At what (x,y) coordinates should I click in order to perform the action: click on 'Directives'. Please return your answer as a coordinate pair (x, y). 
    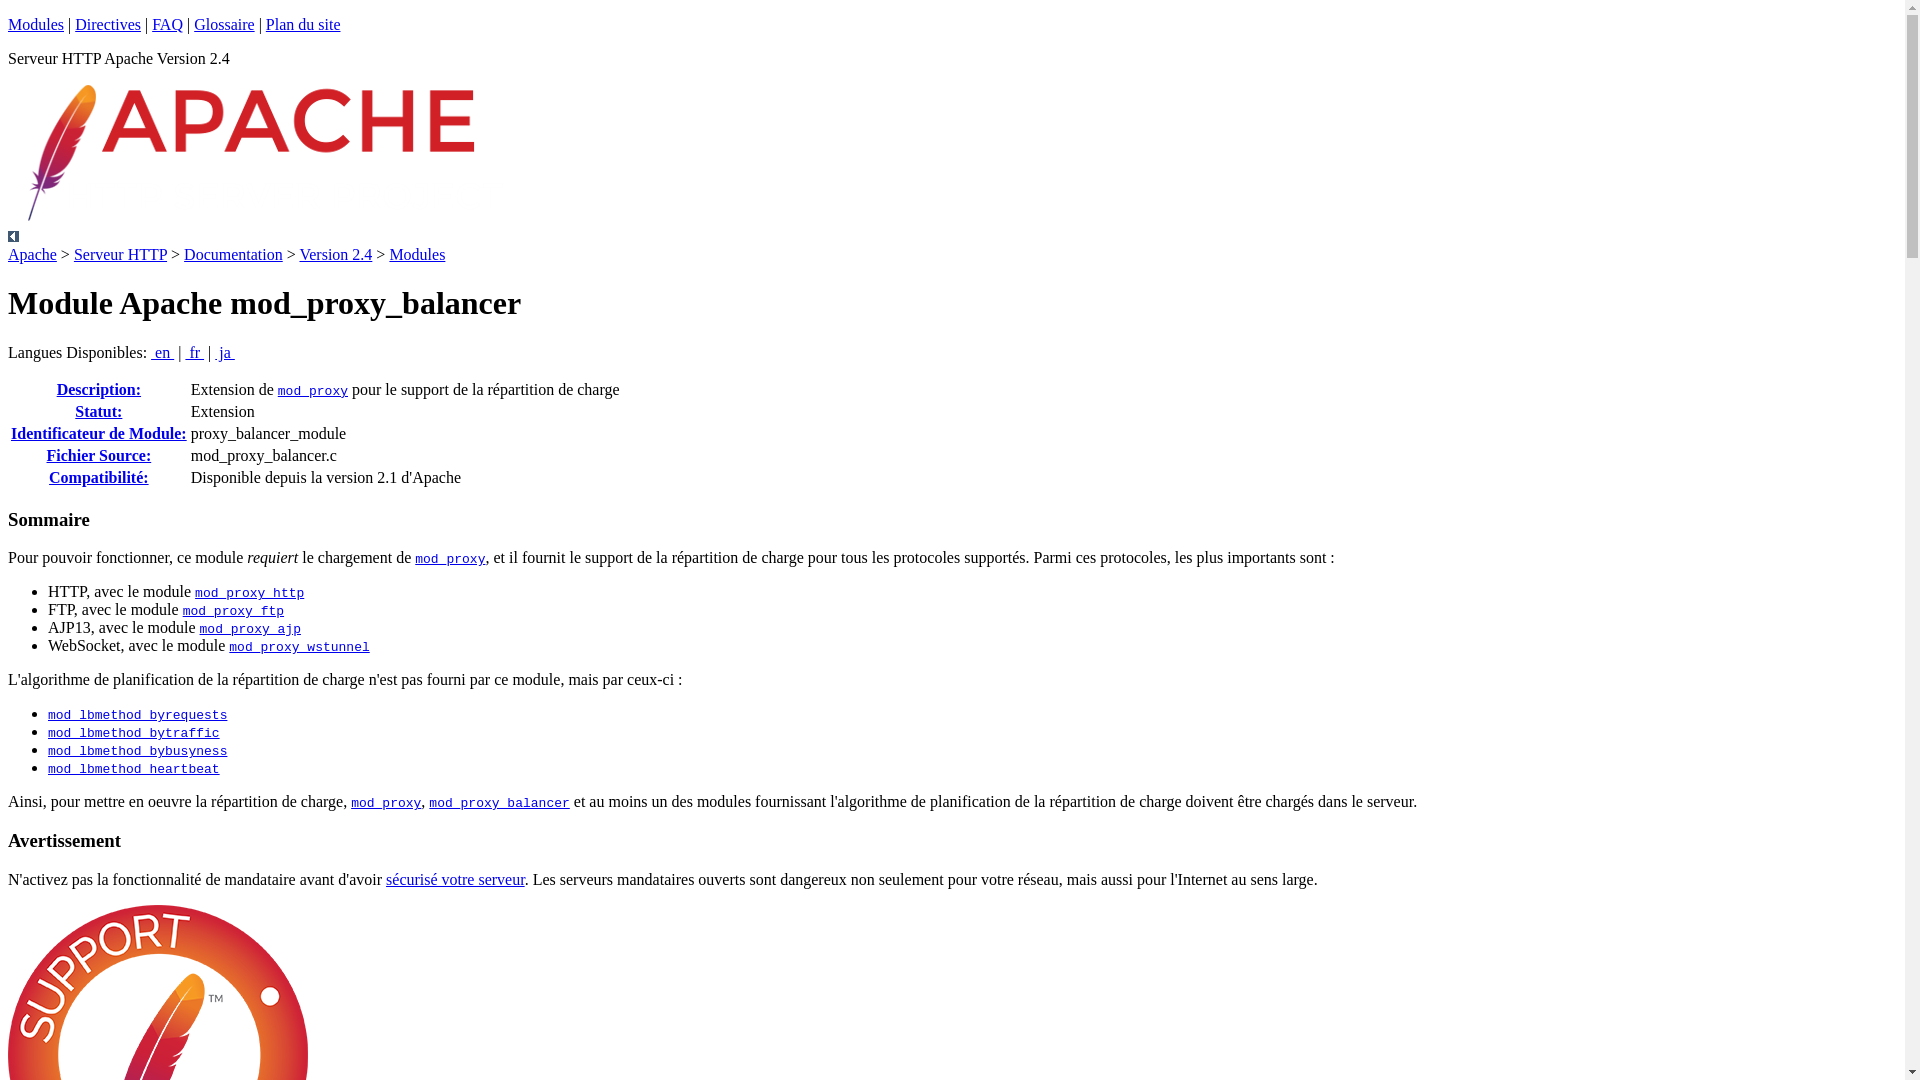
    Looking at the image, I should click on (107, 24).